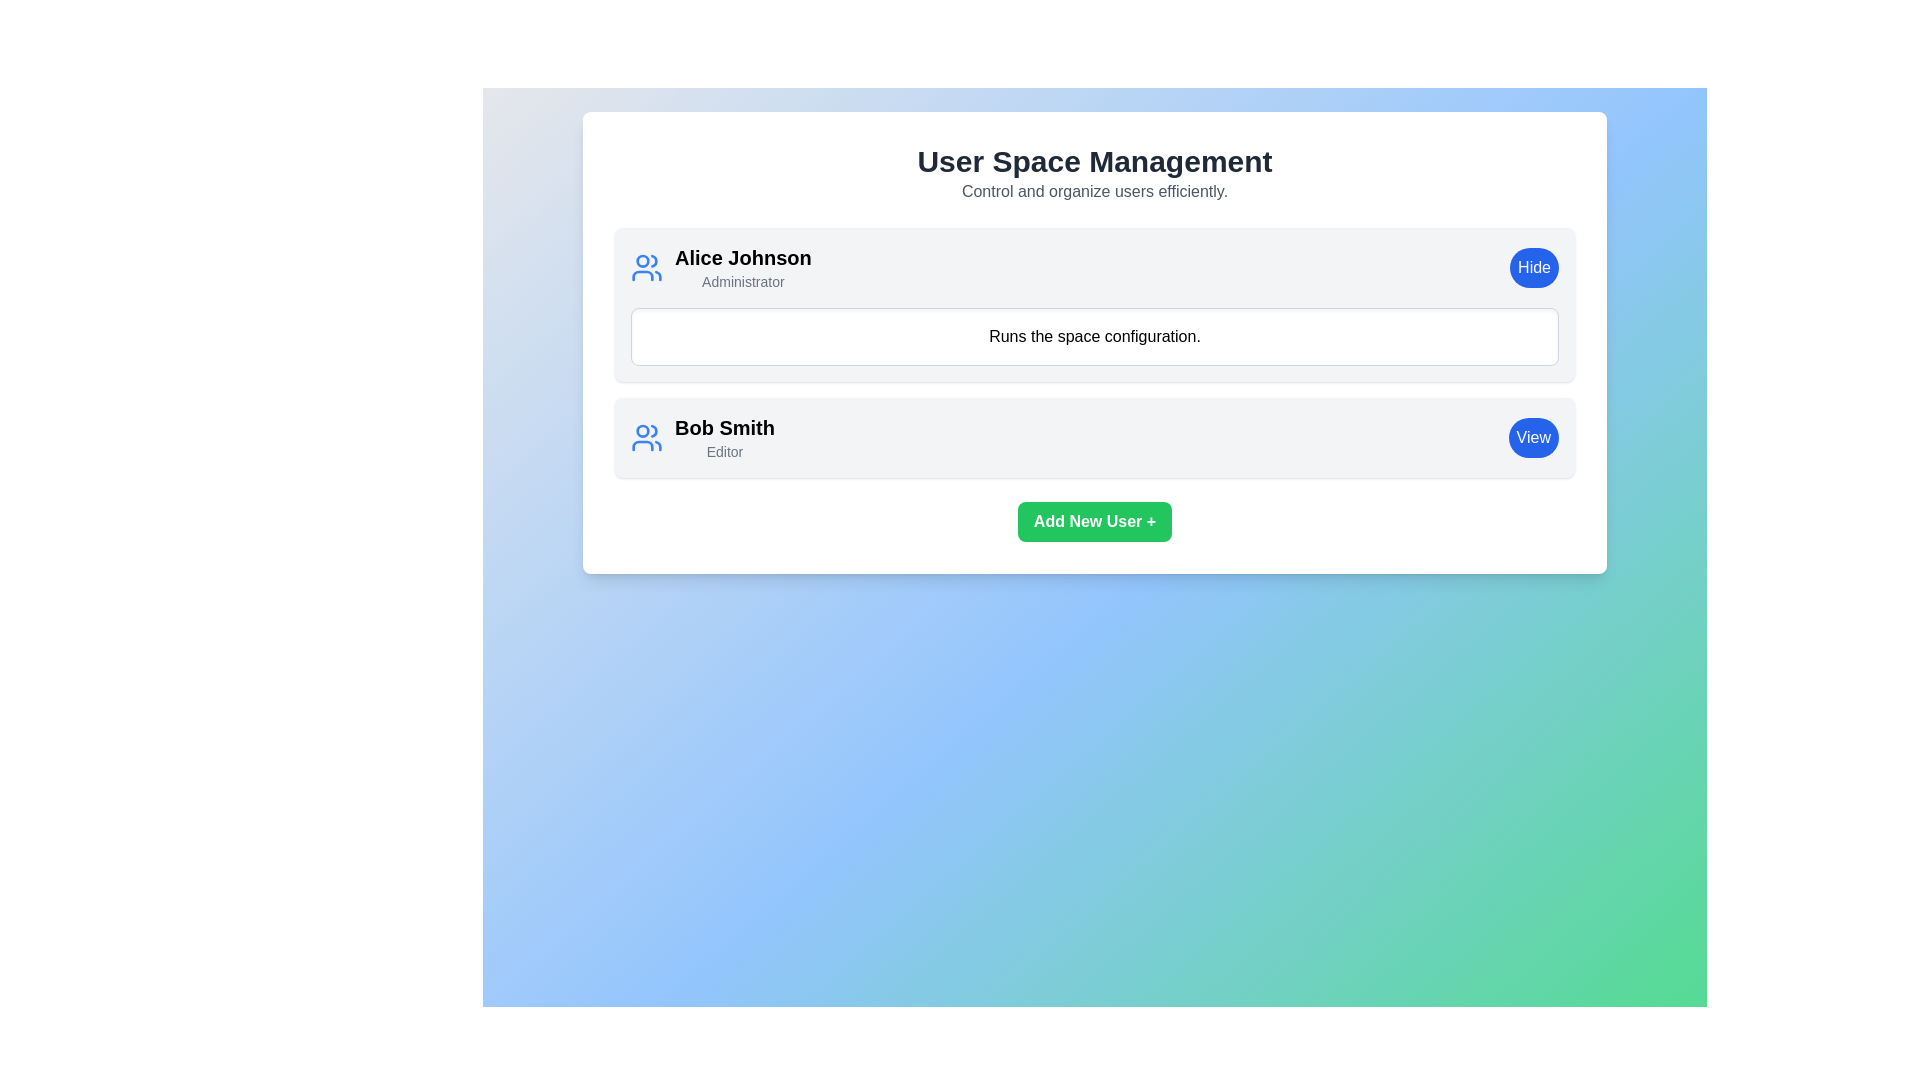  Describe the element at coordinates (1533, 266) in the screenshot. I see `the 'Hide' button for user 'Alice Johnson', labeled as 'Administrator', to change its color` at that location.